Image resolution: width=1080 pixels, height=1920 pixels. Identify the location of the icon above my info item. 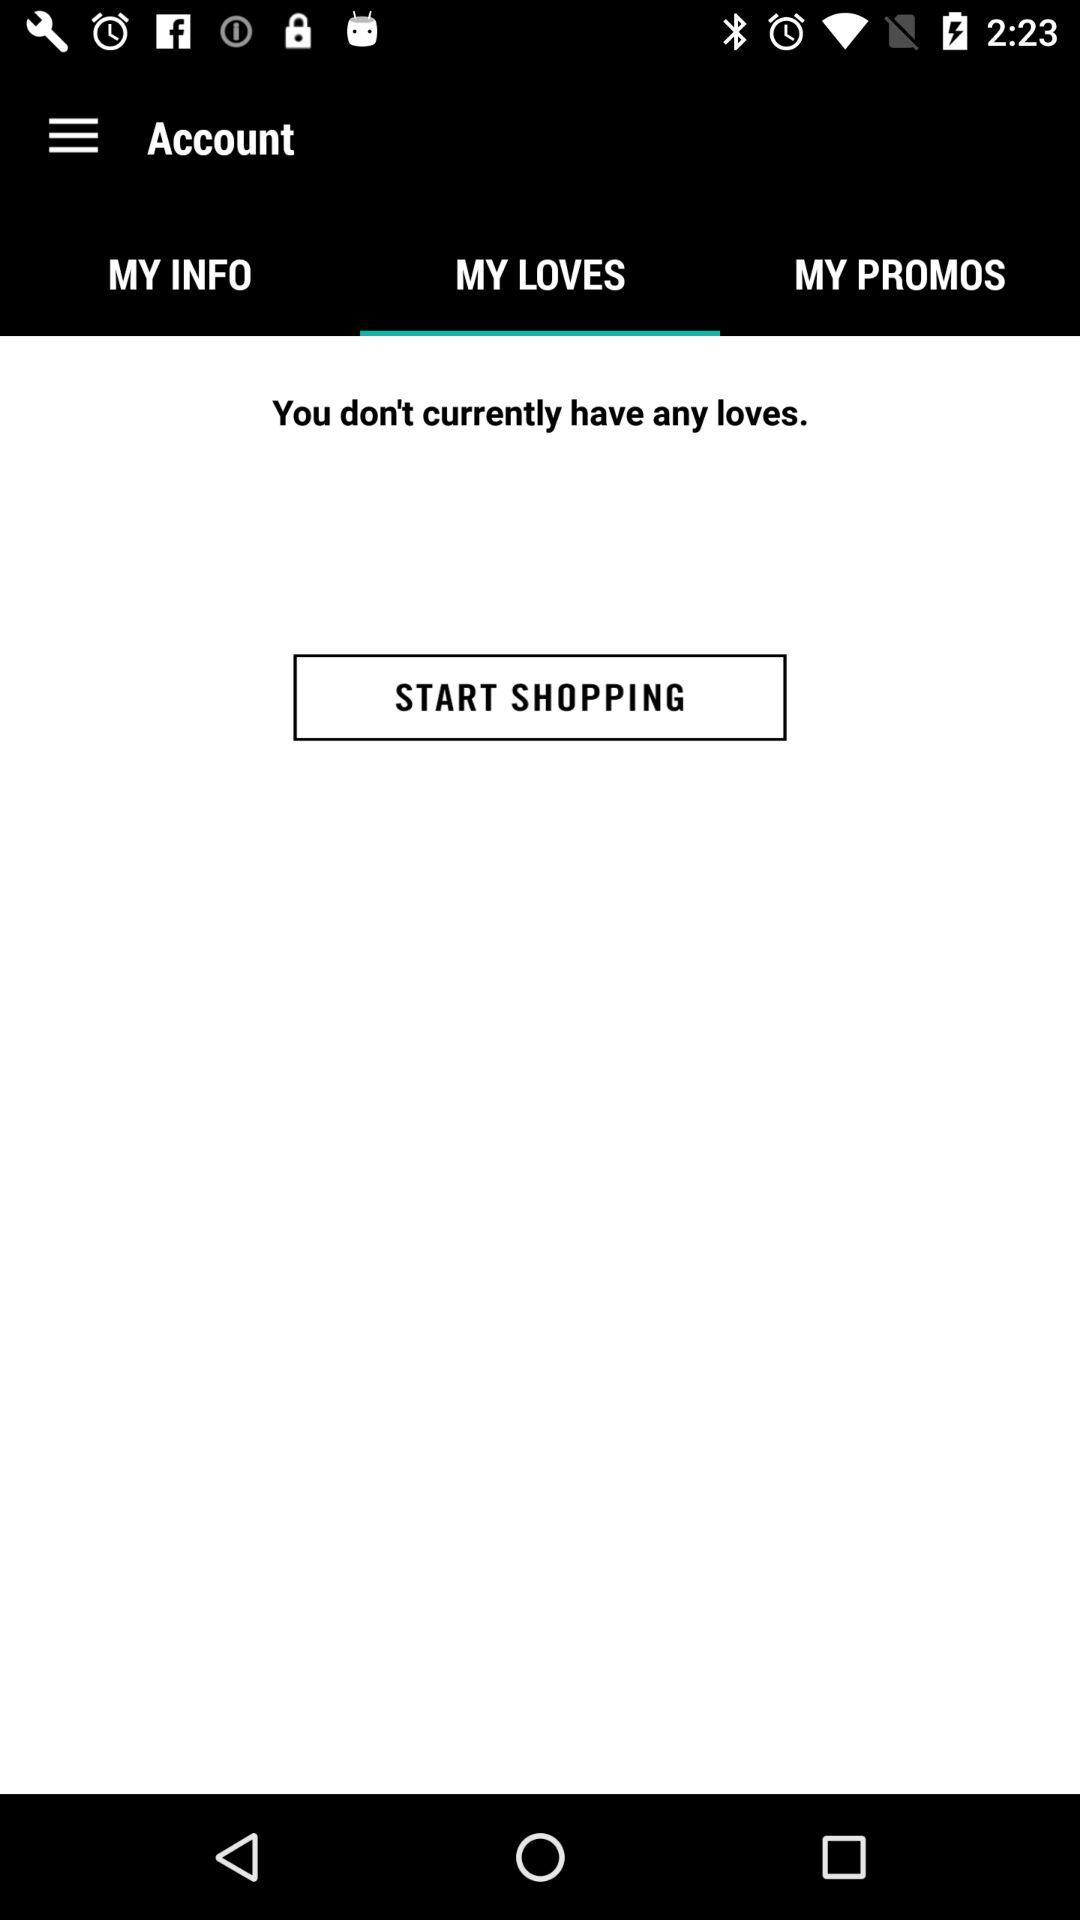
(72, 135).